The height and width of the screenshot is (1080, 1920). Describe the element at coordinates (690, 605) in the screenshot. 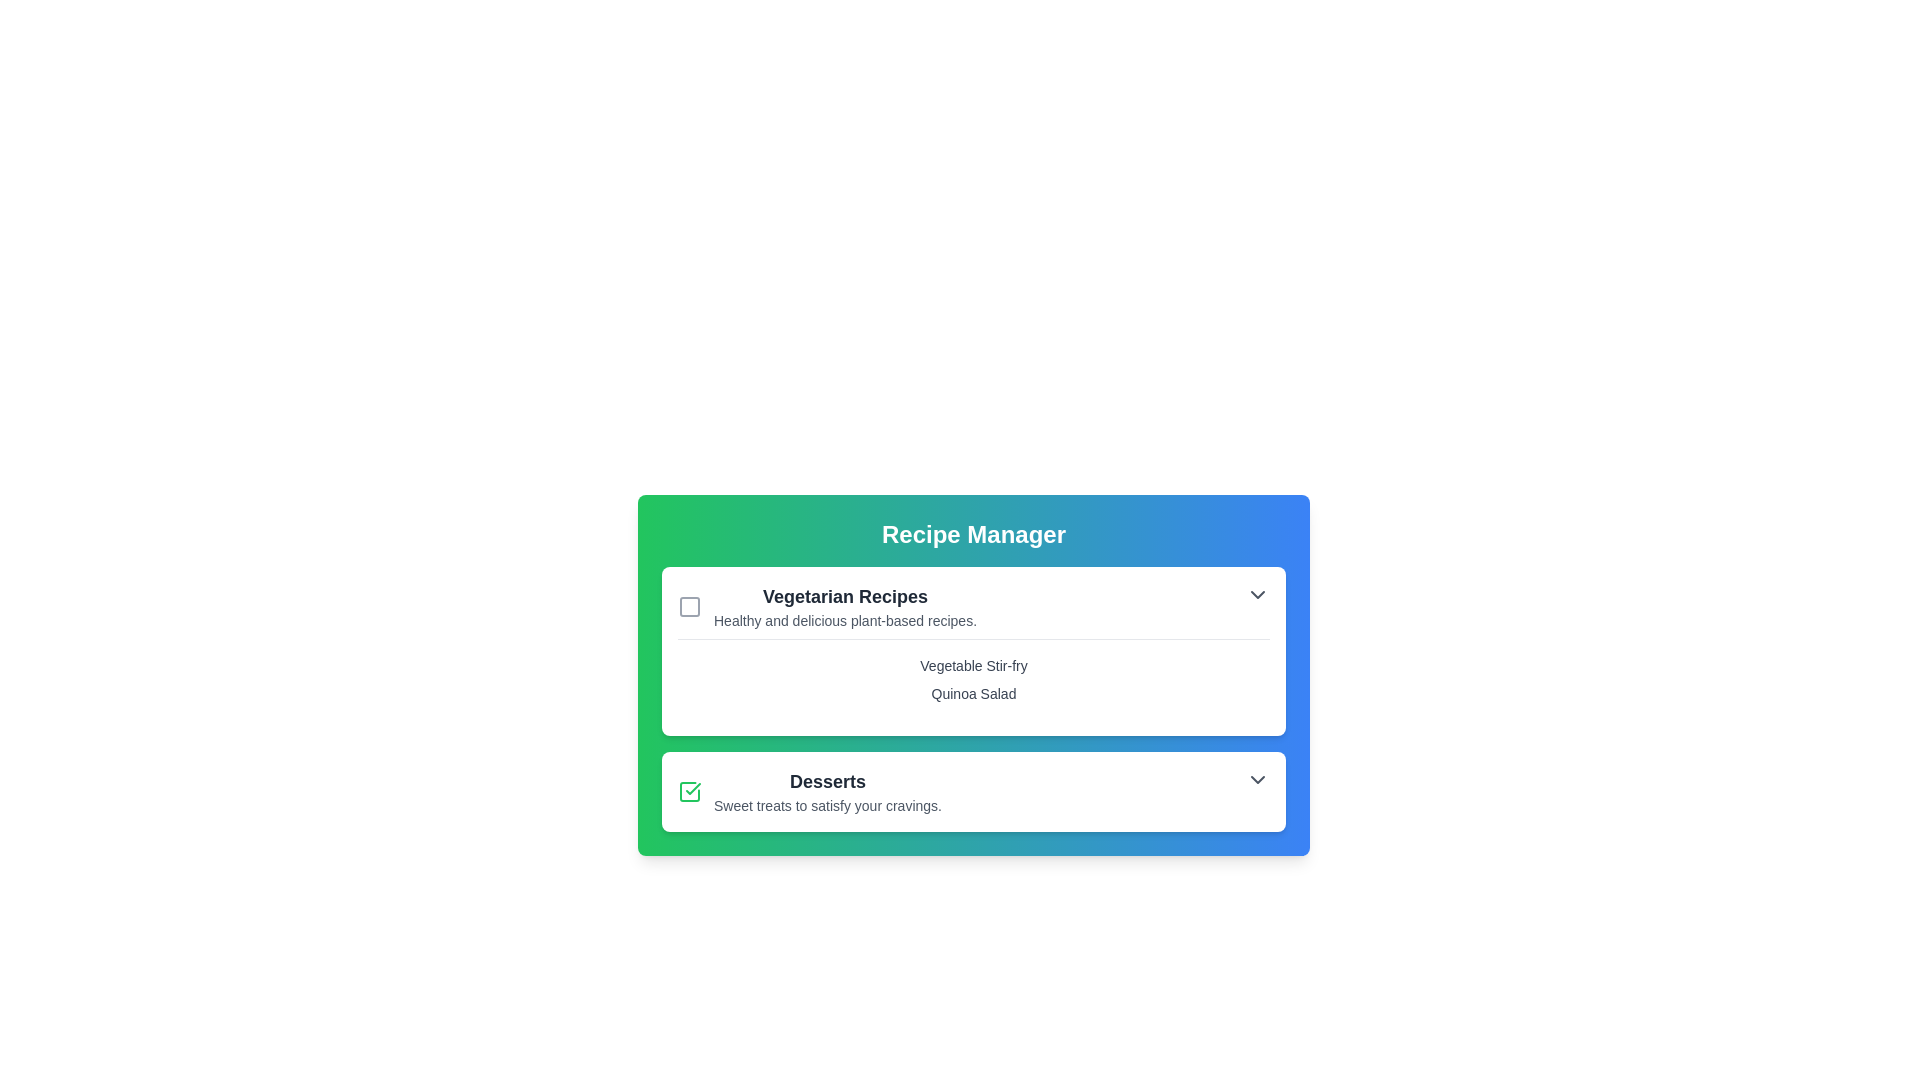

I see `the square icon with a light gray border, located to the immediate left of 'Vegetarian Recipes'` at that location.